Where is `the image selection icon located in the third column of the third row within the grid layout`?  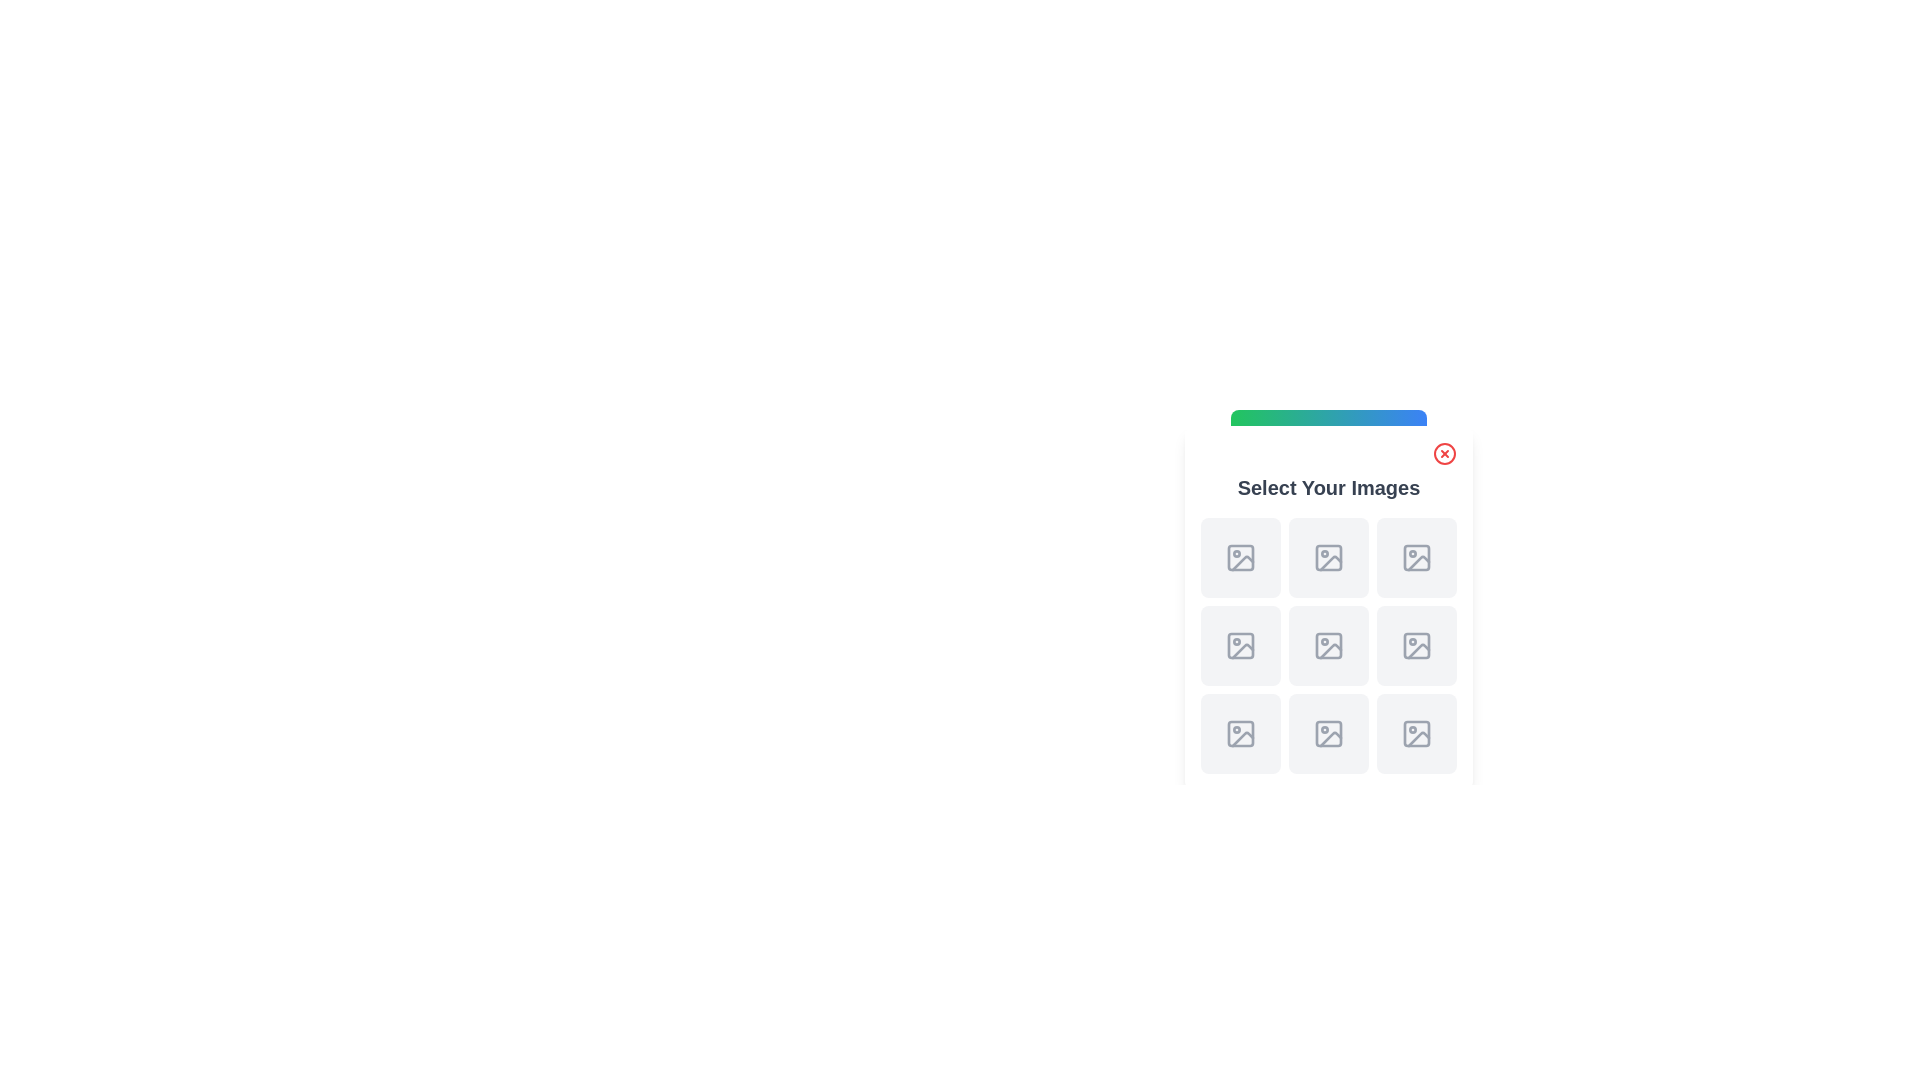
the image selection icon located in the third column of the third row within the grid layout is located at coordinates (1415, 645).